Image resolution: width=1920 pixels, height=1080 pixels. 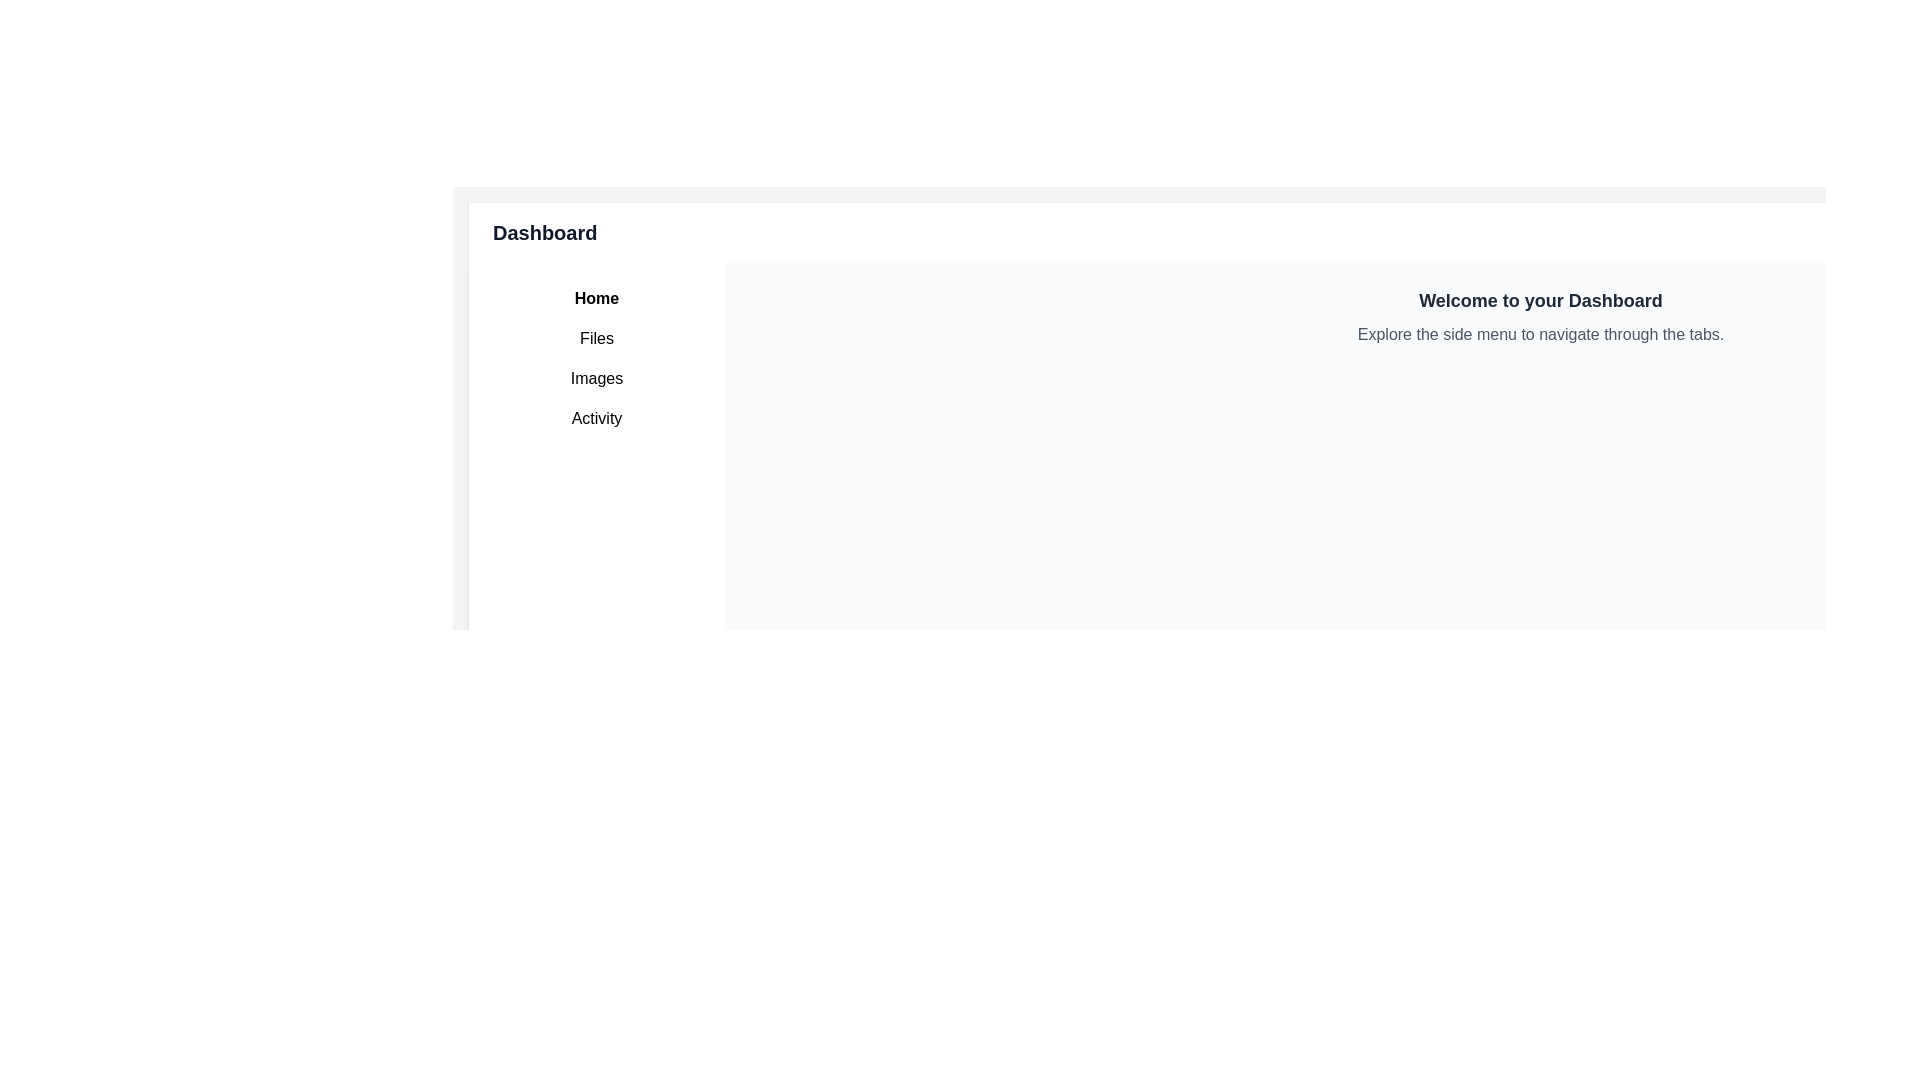 I want to click on the text label displaying 'Activity' in the vertical navigation menu, located beneath the 'Images' item, so click(x=595, y=418).